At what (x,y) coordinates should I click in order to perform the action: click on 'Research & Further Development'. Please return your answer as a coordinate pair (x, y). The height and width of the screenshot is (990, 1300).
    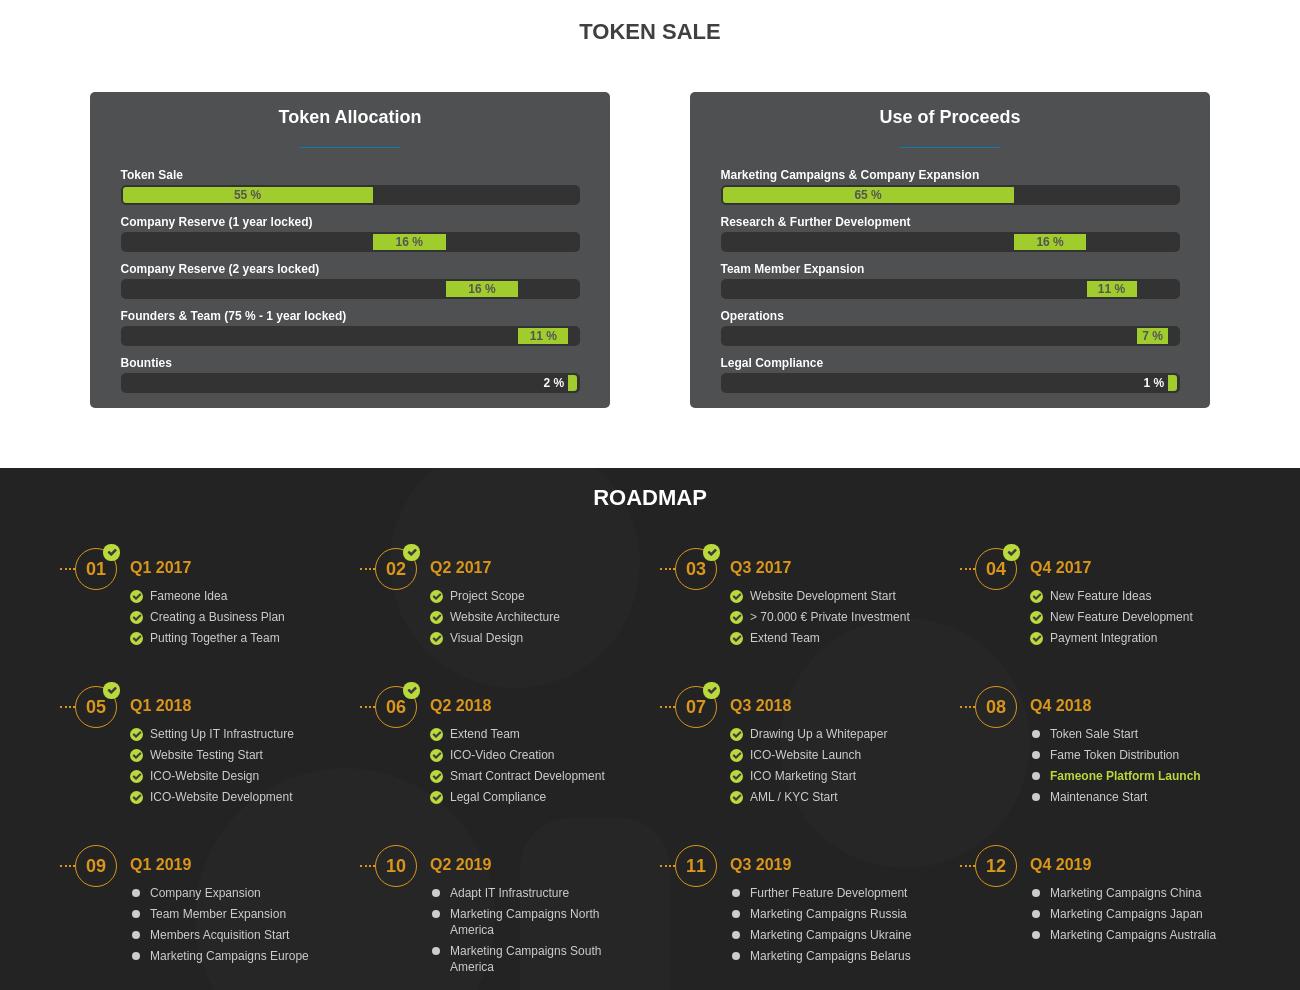
    Looking at the image, I should click on (814, 220).